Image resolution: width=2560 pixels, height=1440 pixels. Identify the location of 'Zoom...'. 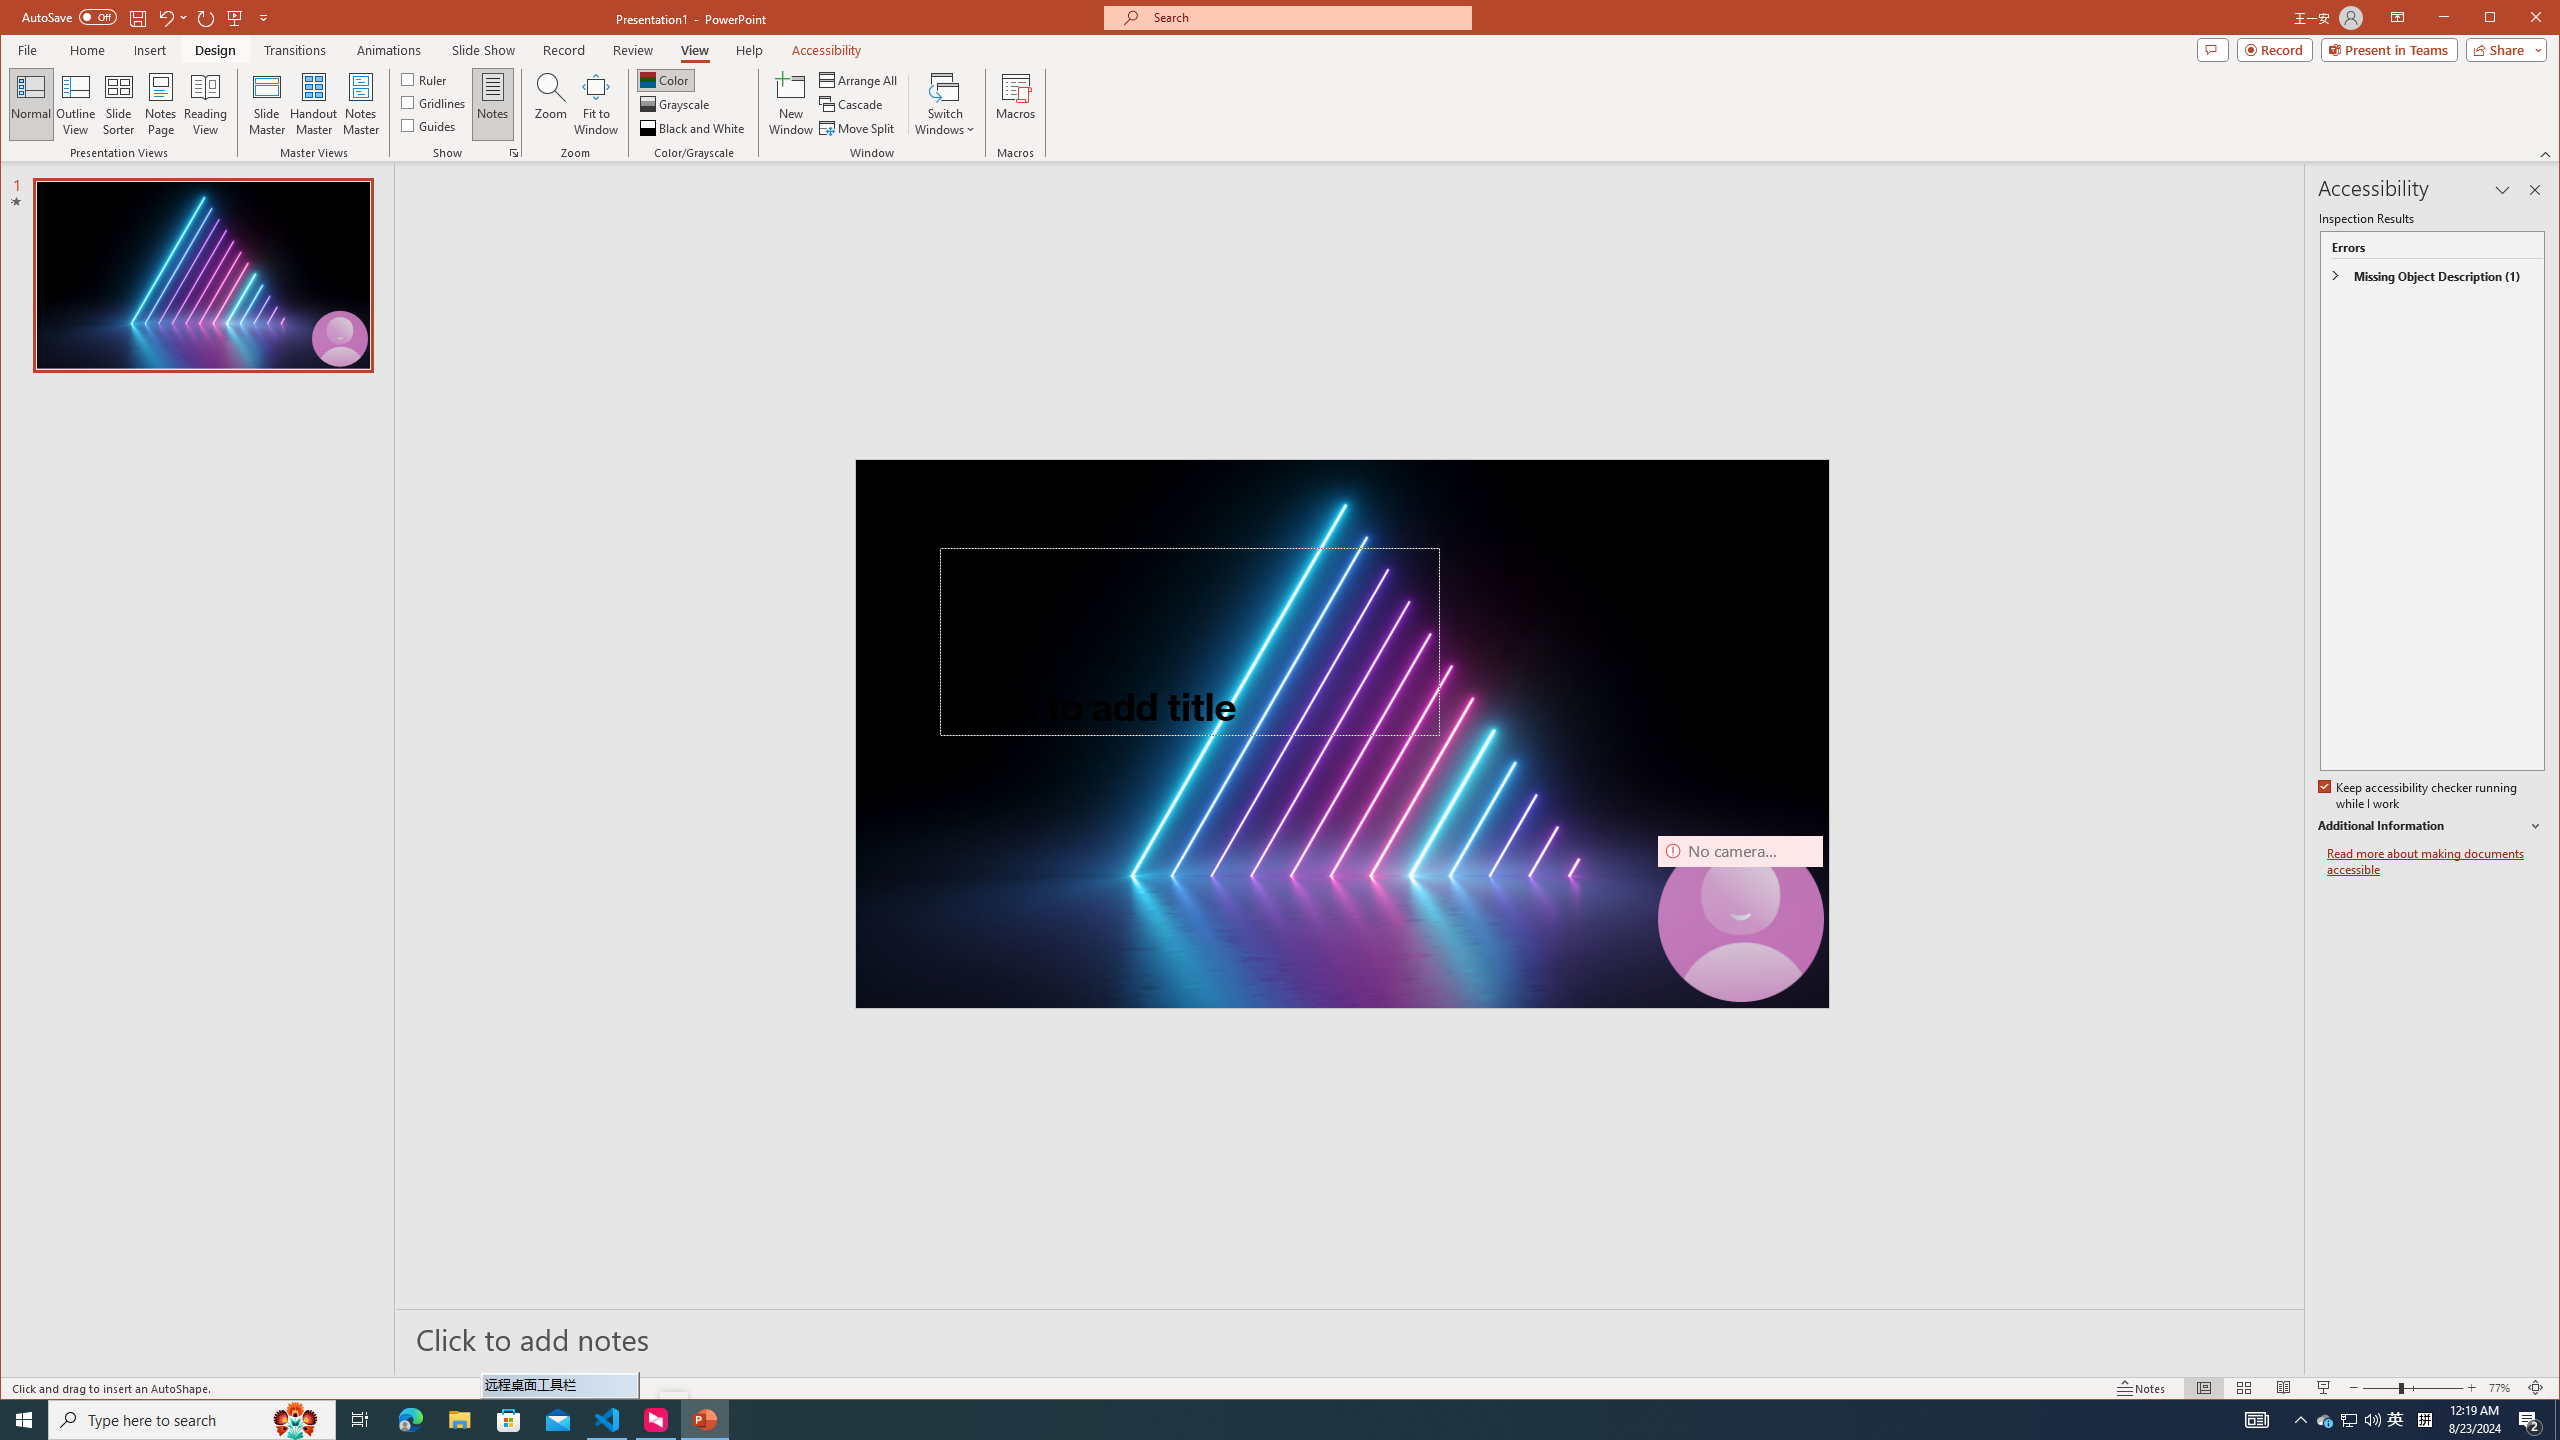
(550, 103).